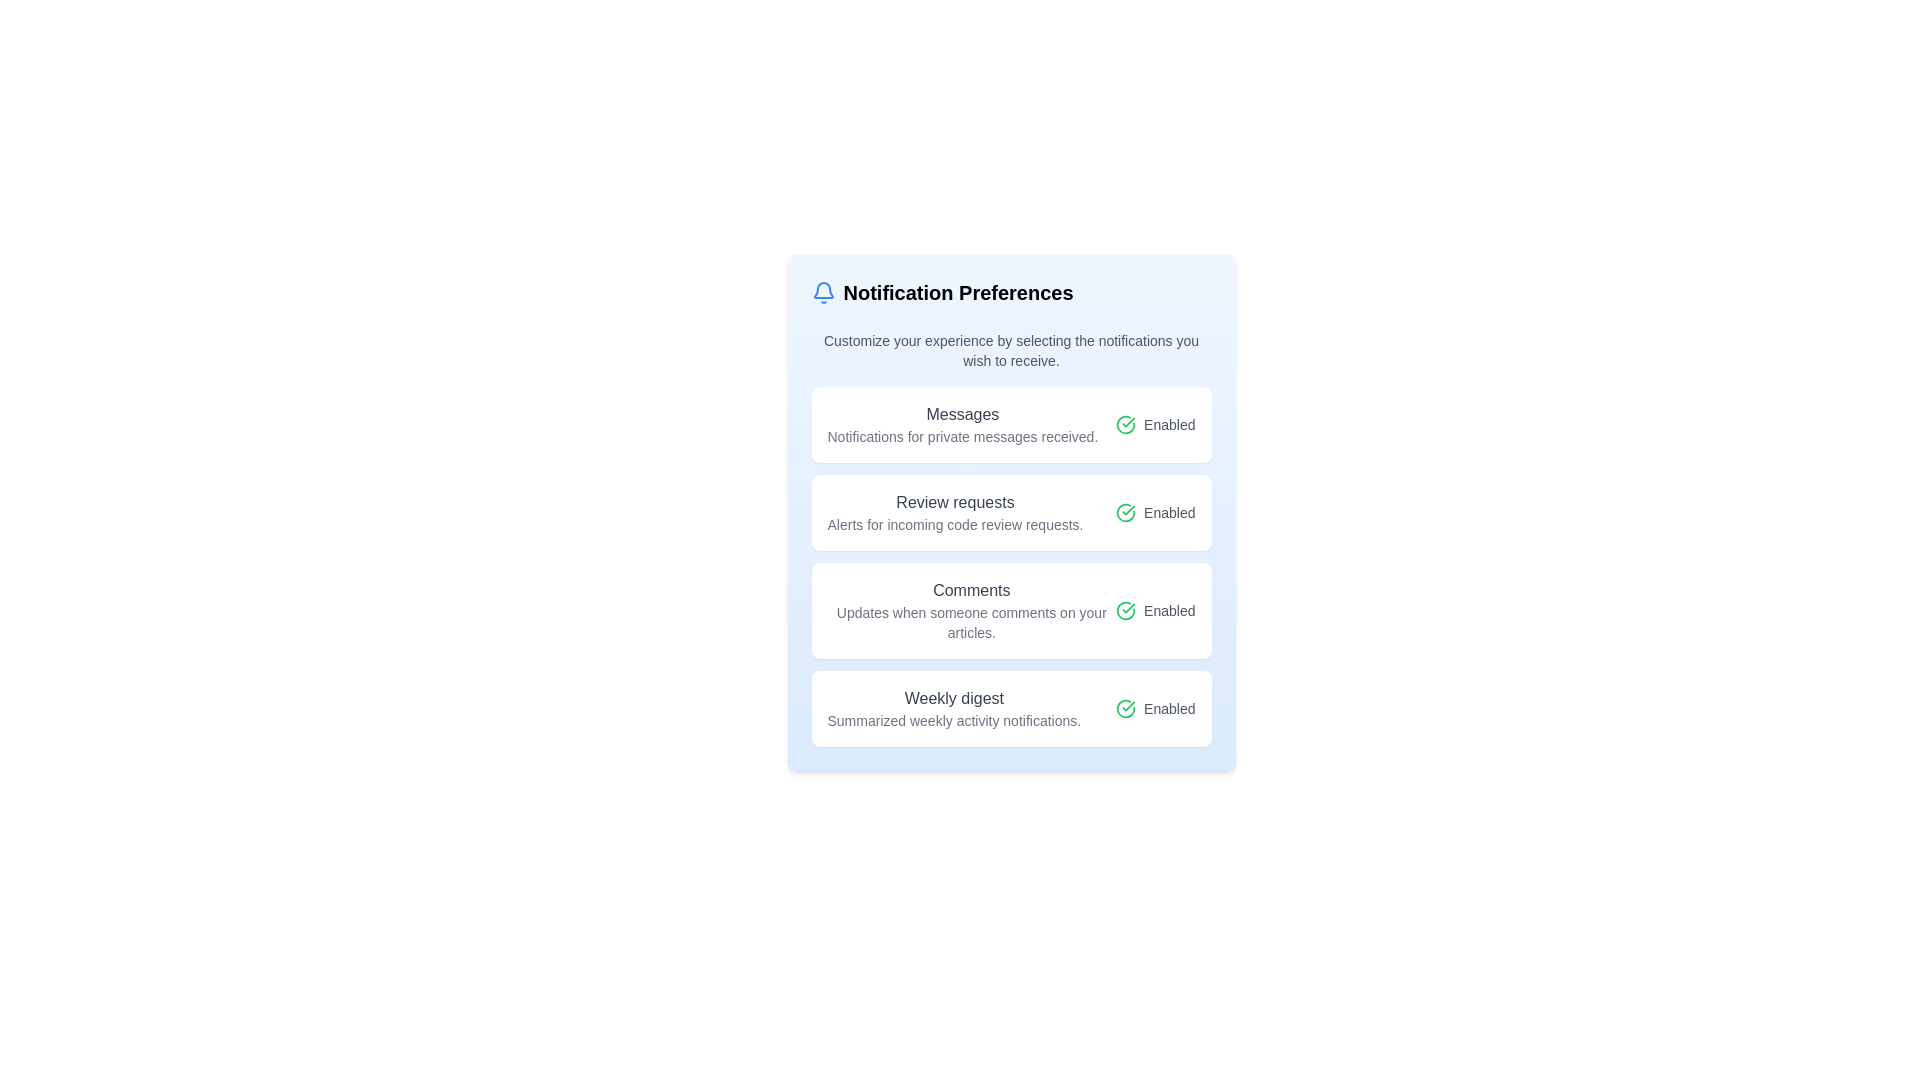 This screenshot has width=1920, height=1080. Describe the element at coordinates (962, 414) in the screenshot. I see `the Text Label that serves as a header for the notification option in the 'Notification Preferences' panel, located above the text 'Notifications for private messages received.'` at that location.